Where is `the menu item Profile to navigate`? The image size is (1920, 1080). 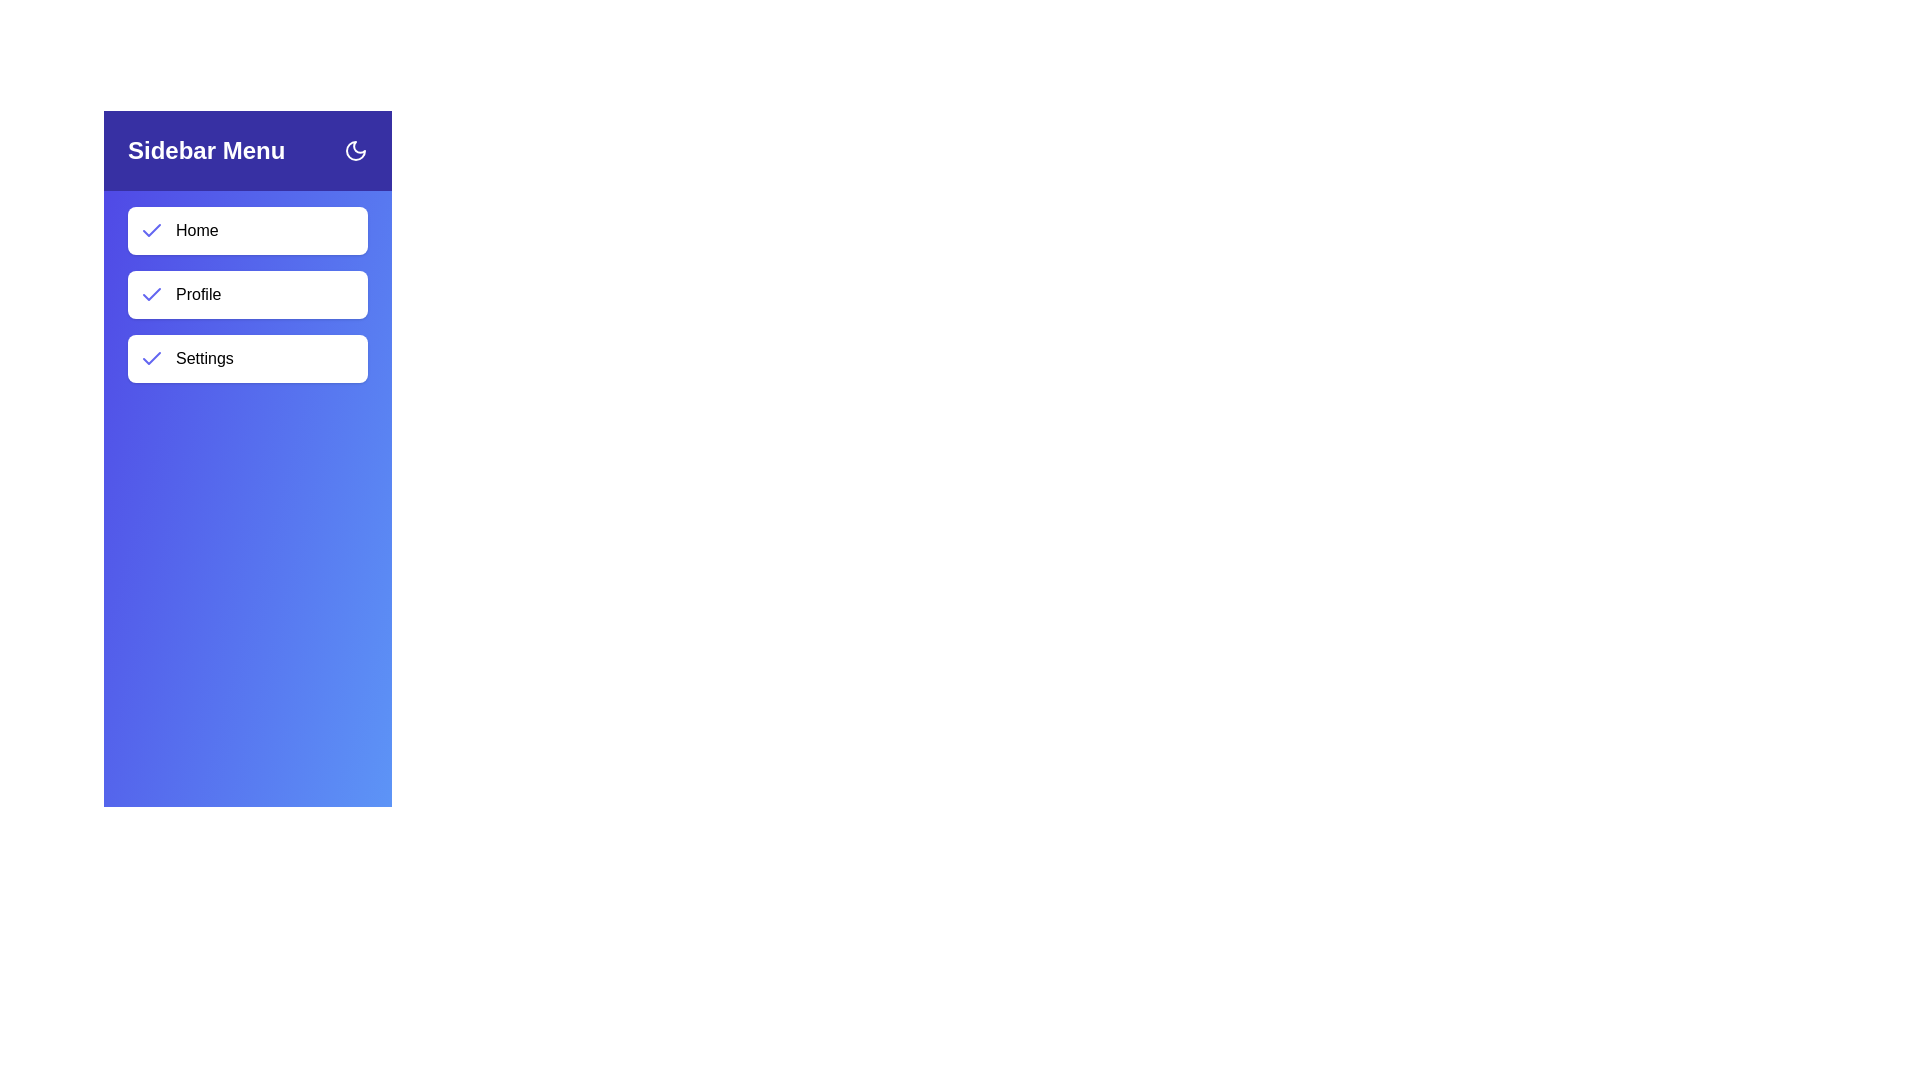 the menu item Profile to navigate is located at coordinates (247, 294).